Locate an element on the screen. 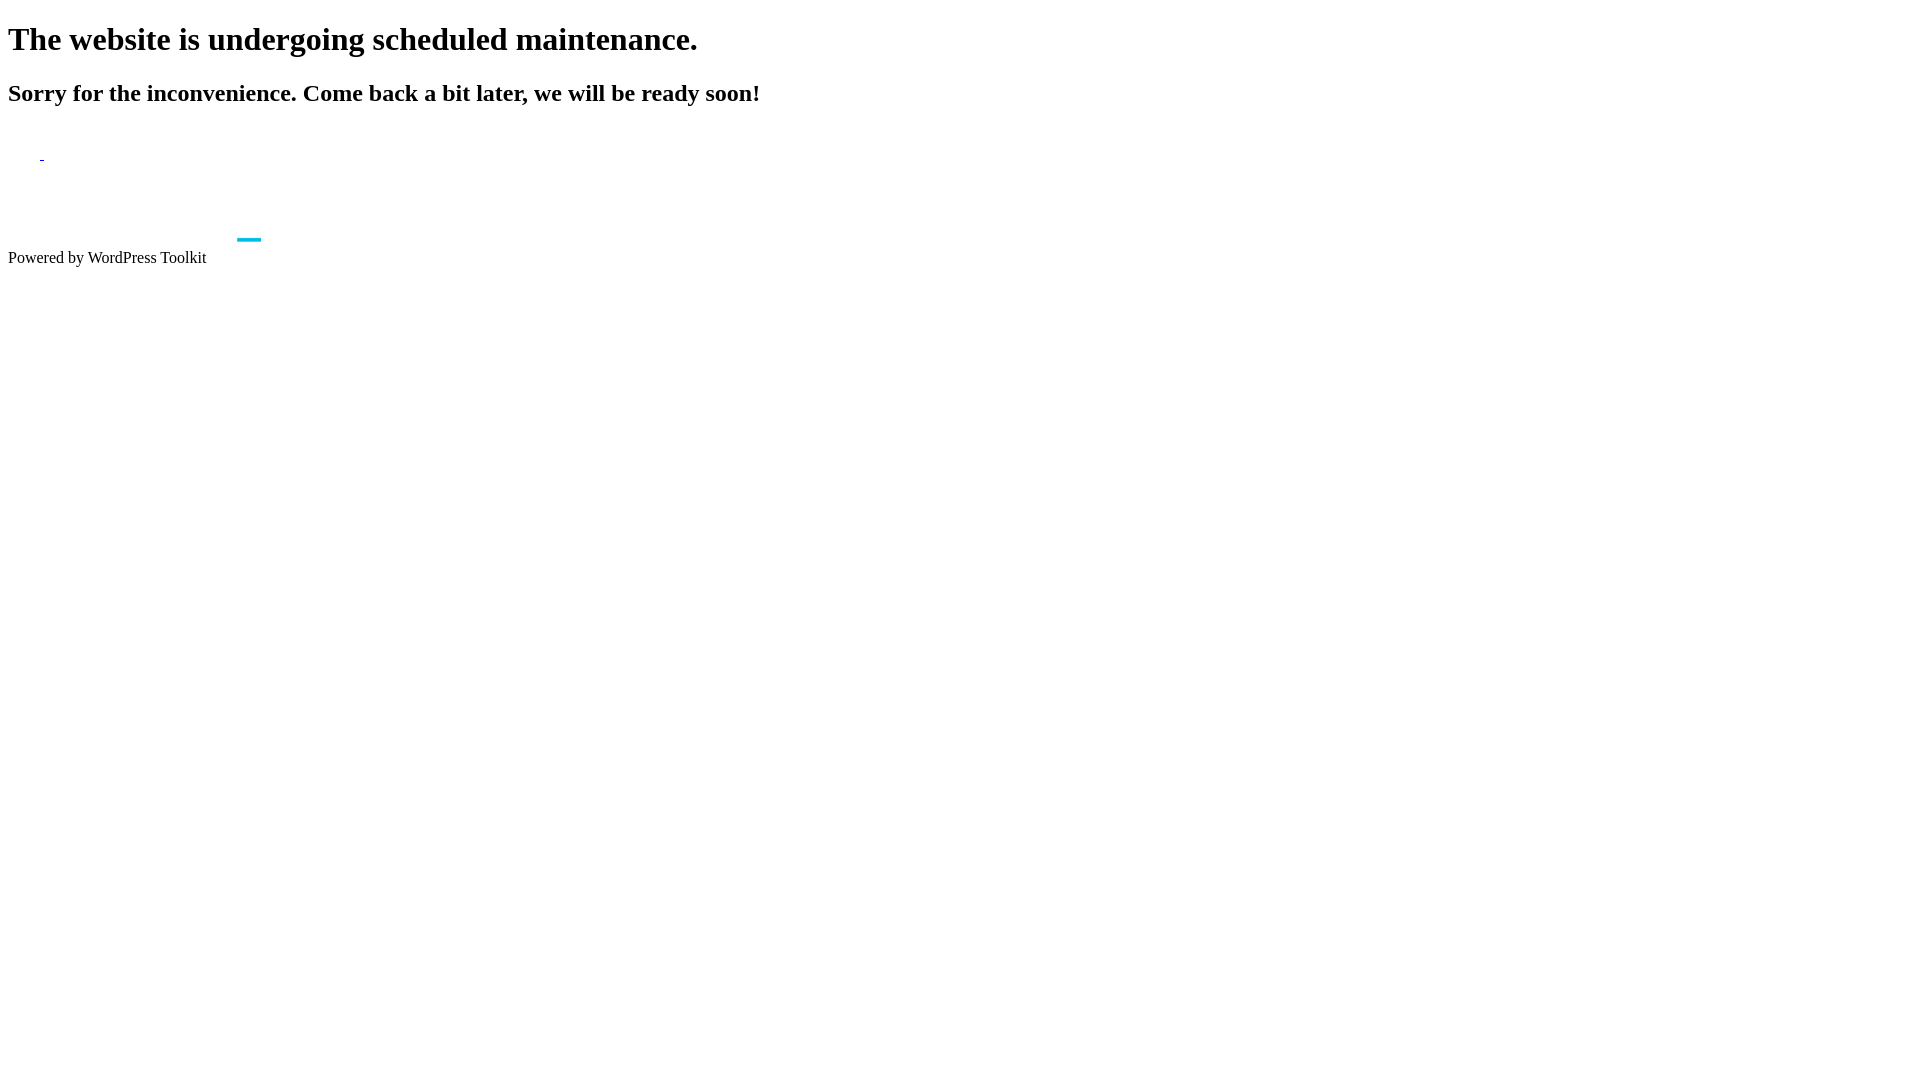 Image resolution: width=1920 pixels, height=1080 pixels. 'Twitter' is located at coordinates (59, 152).